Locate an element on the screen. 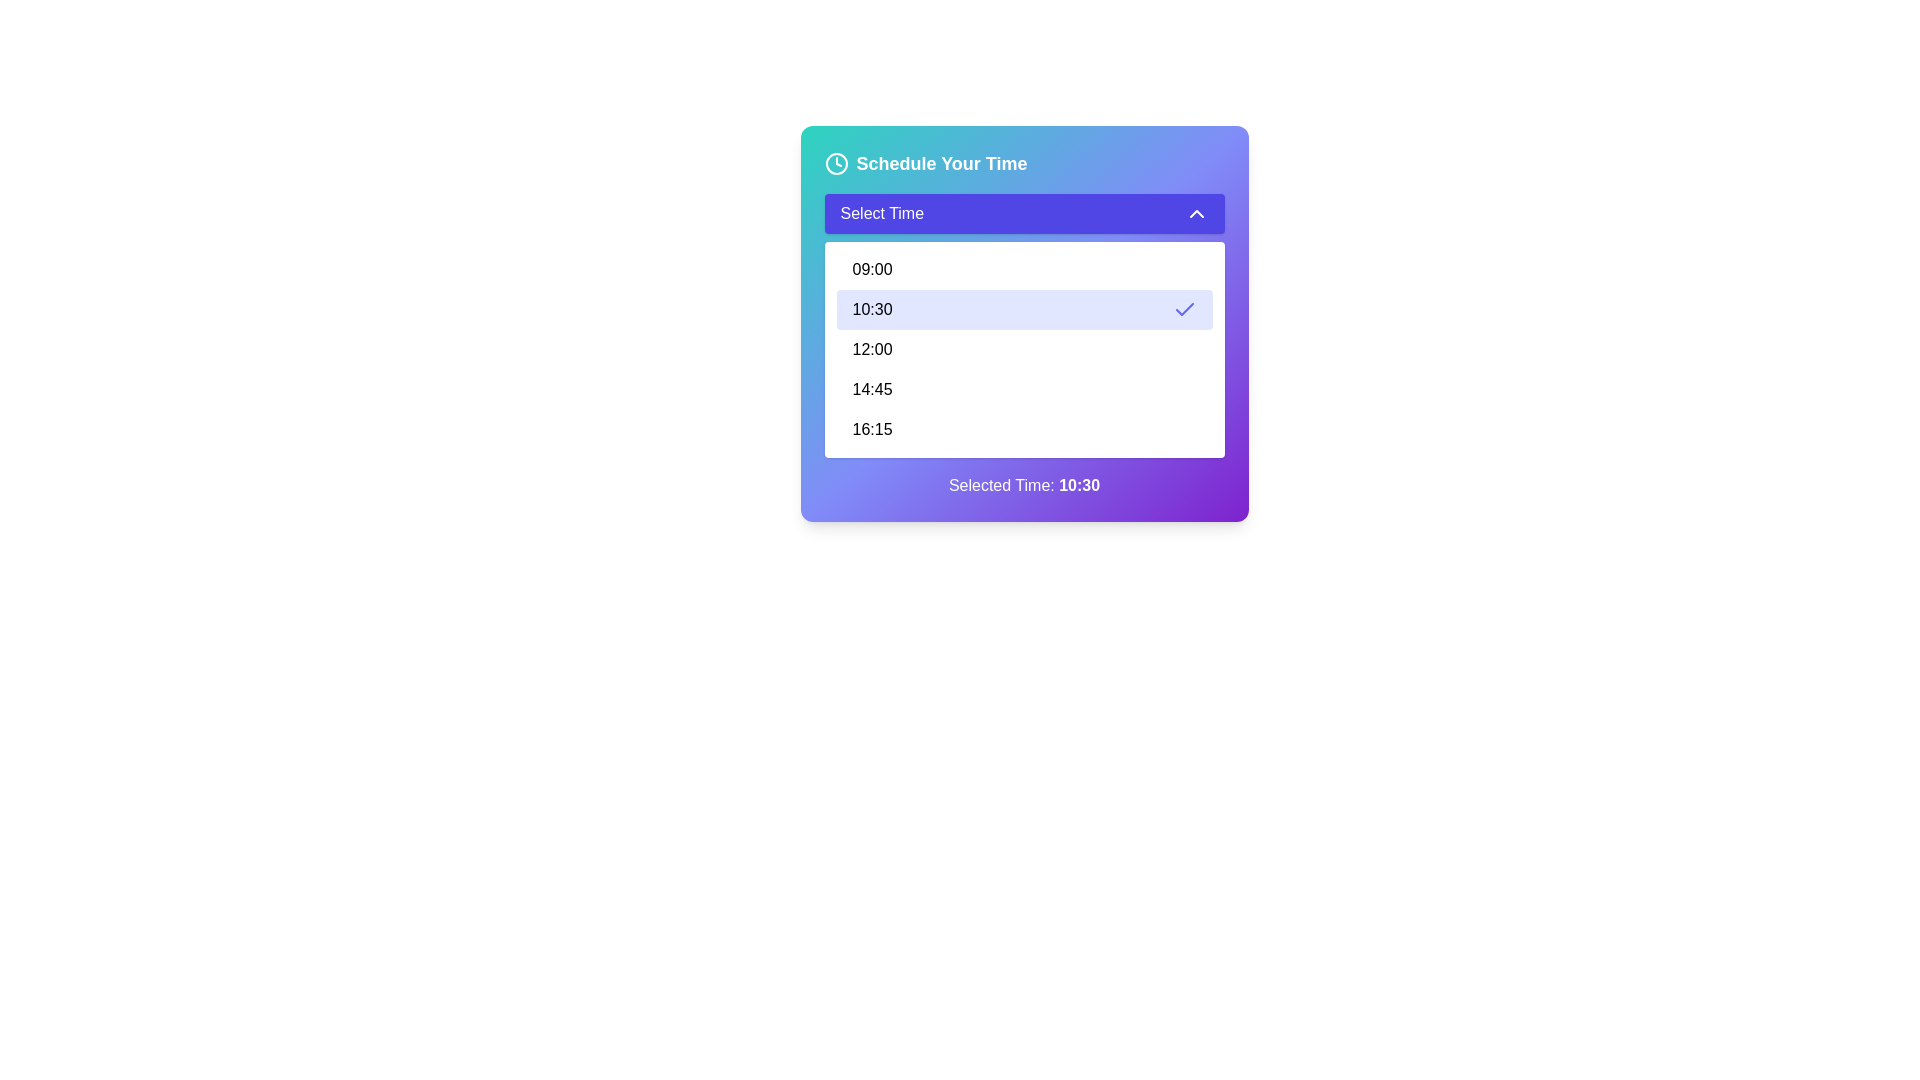  the text label that serves as the header for the section below, located near the top center of the interface and aligned with a clock icon to its left is located at coordinates (940, 163).